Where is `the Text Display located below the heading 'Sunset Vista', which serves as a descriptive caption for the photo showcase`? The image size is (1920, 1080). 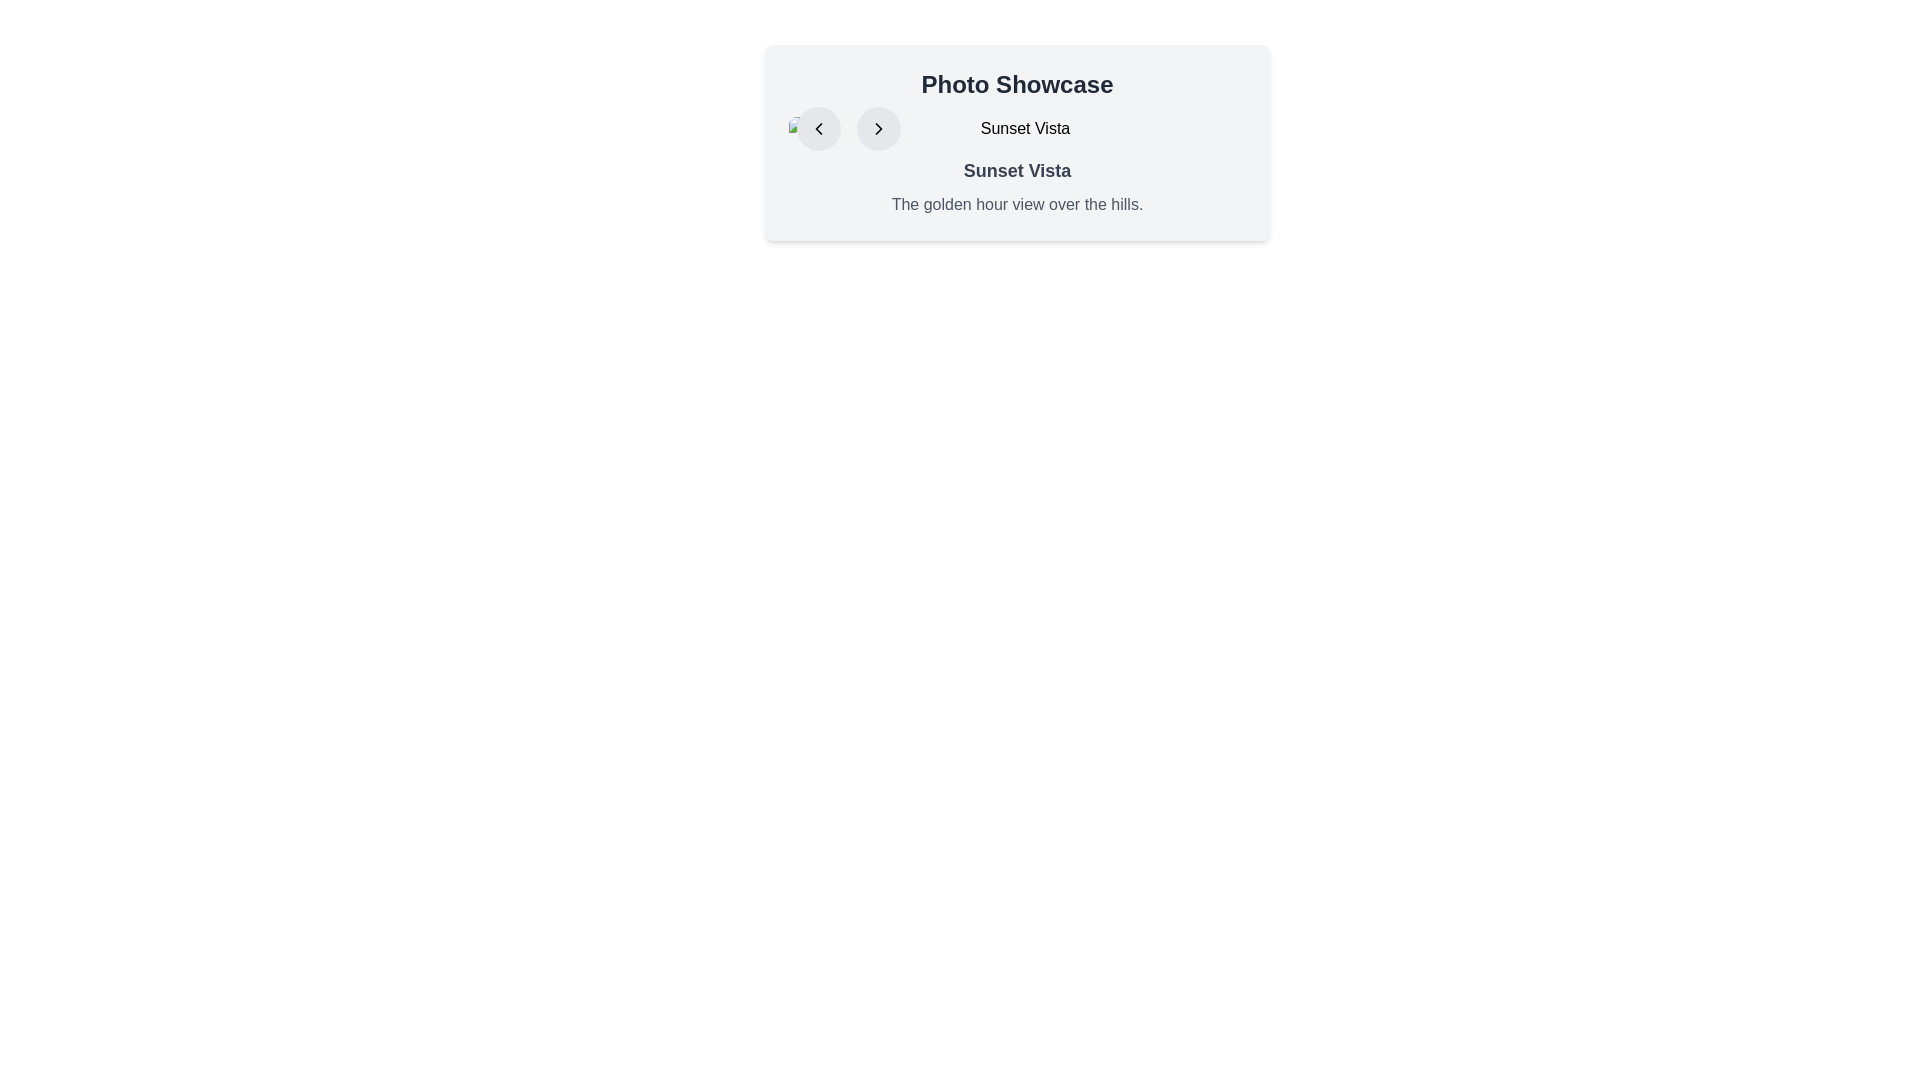 the Text Display located below the heading 'Sunset Vista', which serves as a descriptive caption for the photo showcase is located at coordinates (1017, 204).